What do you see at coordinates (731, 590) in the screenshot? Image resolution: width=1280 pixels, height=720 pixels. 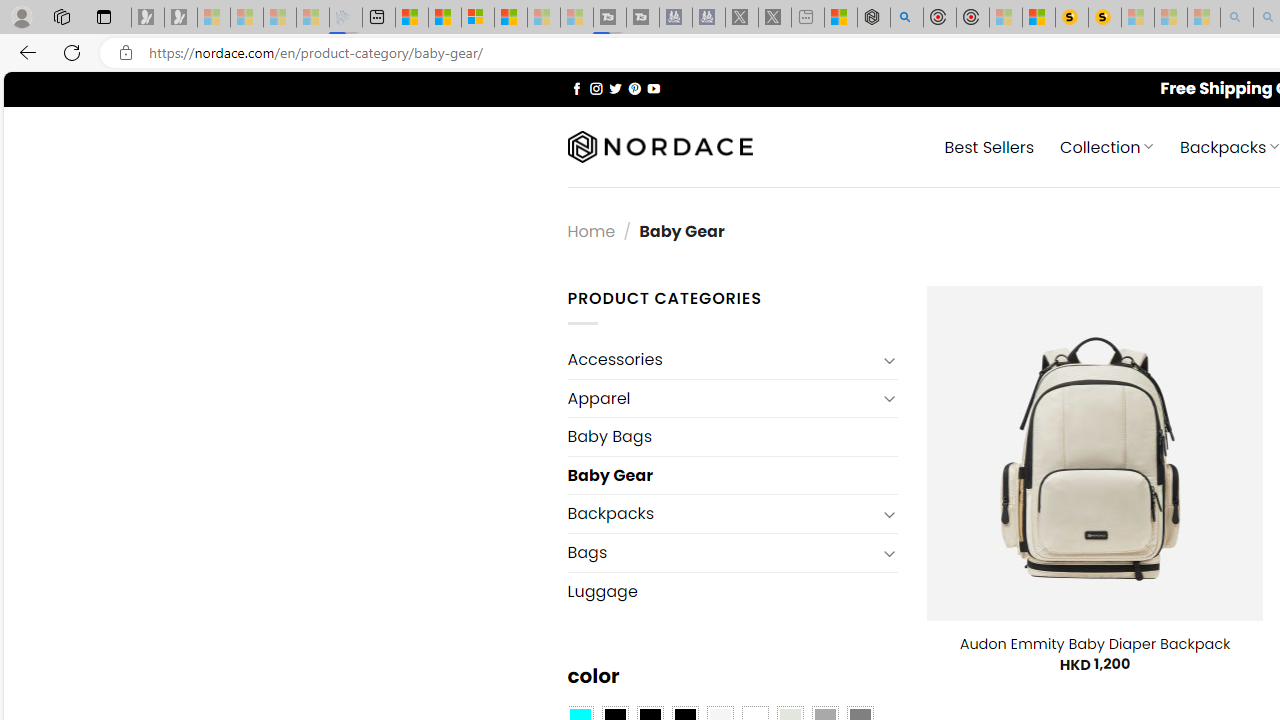 I see `'Luggage'` at bounding box center [731, 590].